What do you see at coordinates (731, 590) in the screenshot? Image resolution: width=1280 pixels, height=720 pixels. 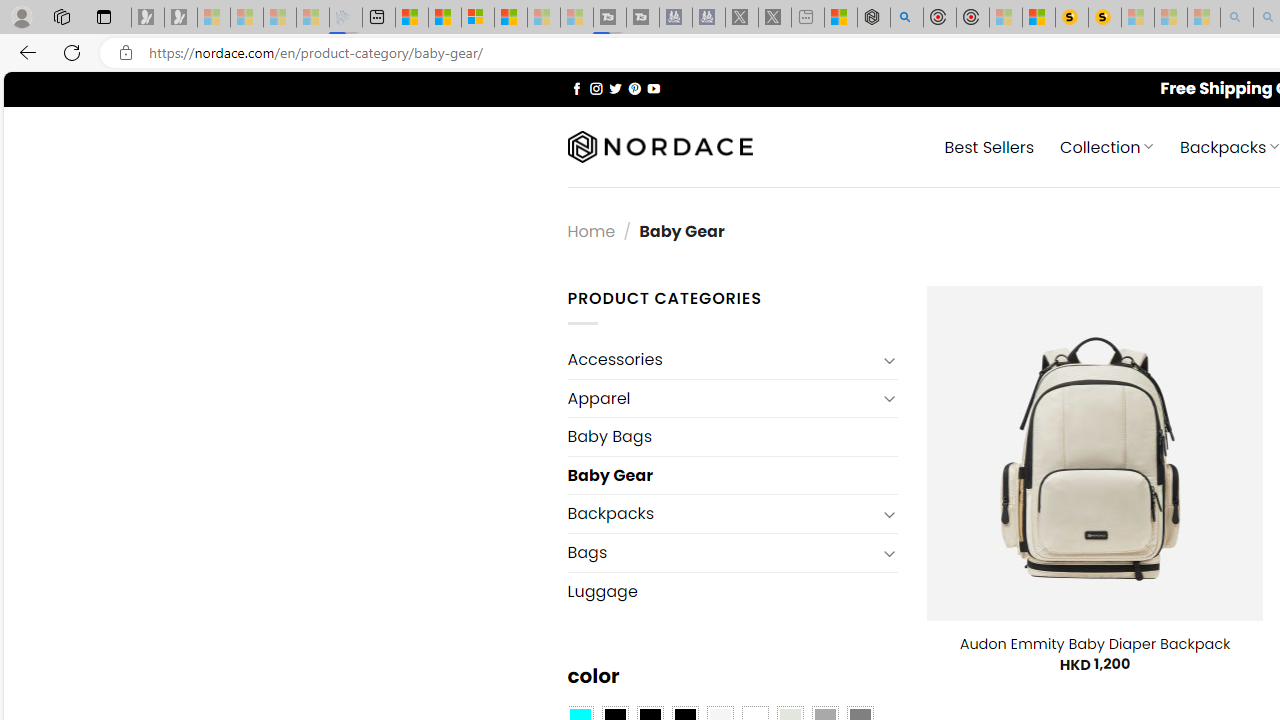 I see `'Luggage'` at bounding box center [731, 590].